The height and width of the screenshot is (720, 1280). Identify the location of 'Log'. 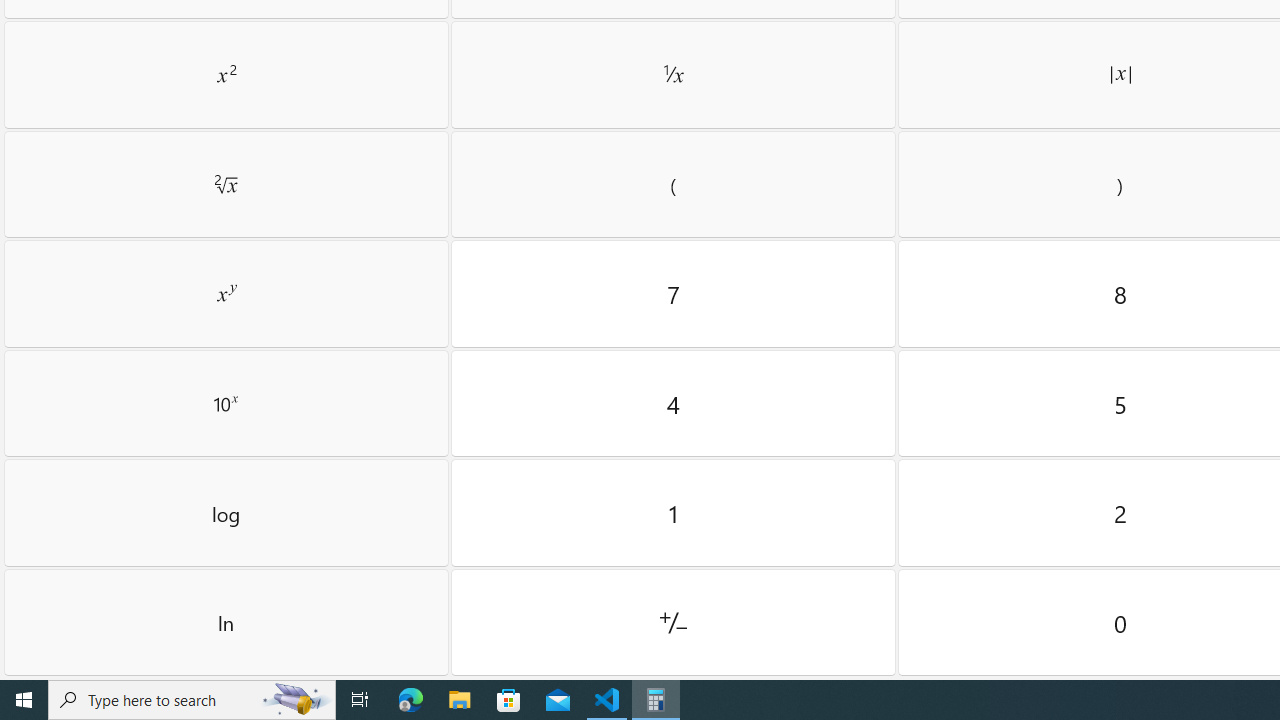
(226, 512).